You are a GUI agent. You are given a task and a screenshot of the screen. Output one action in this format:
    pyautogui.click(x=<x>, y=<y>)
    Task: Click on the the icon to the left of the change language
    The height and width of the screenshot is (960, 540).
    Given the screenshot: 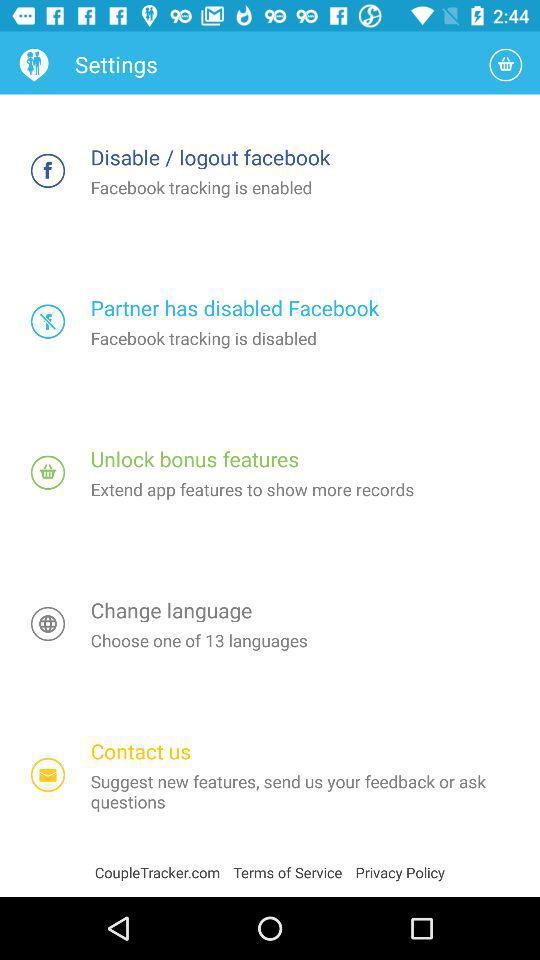 What is the action you would take?
    pyautogui.click(x=48, y=623)
    